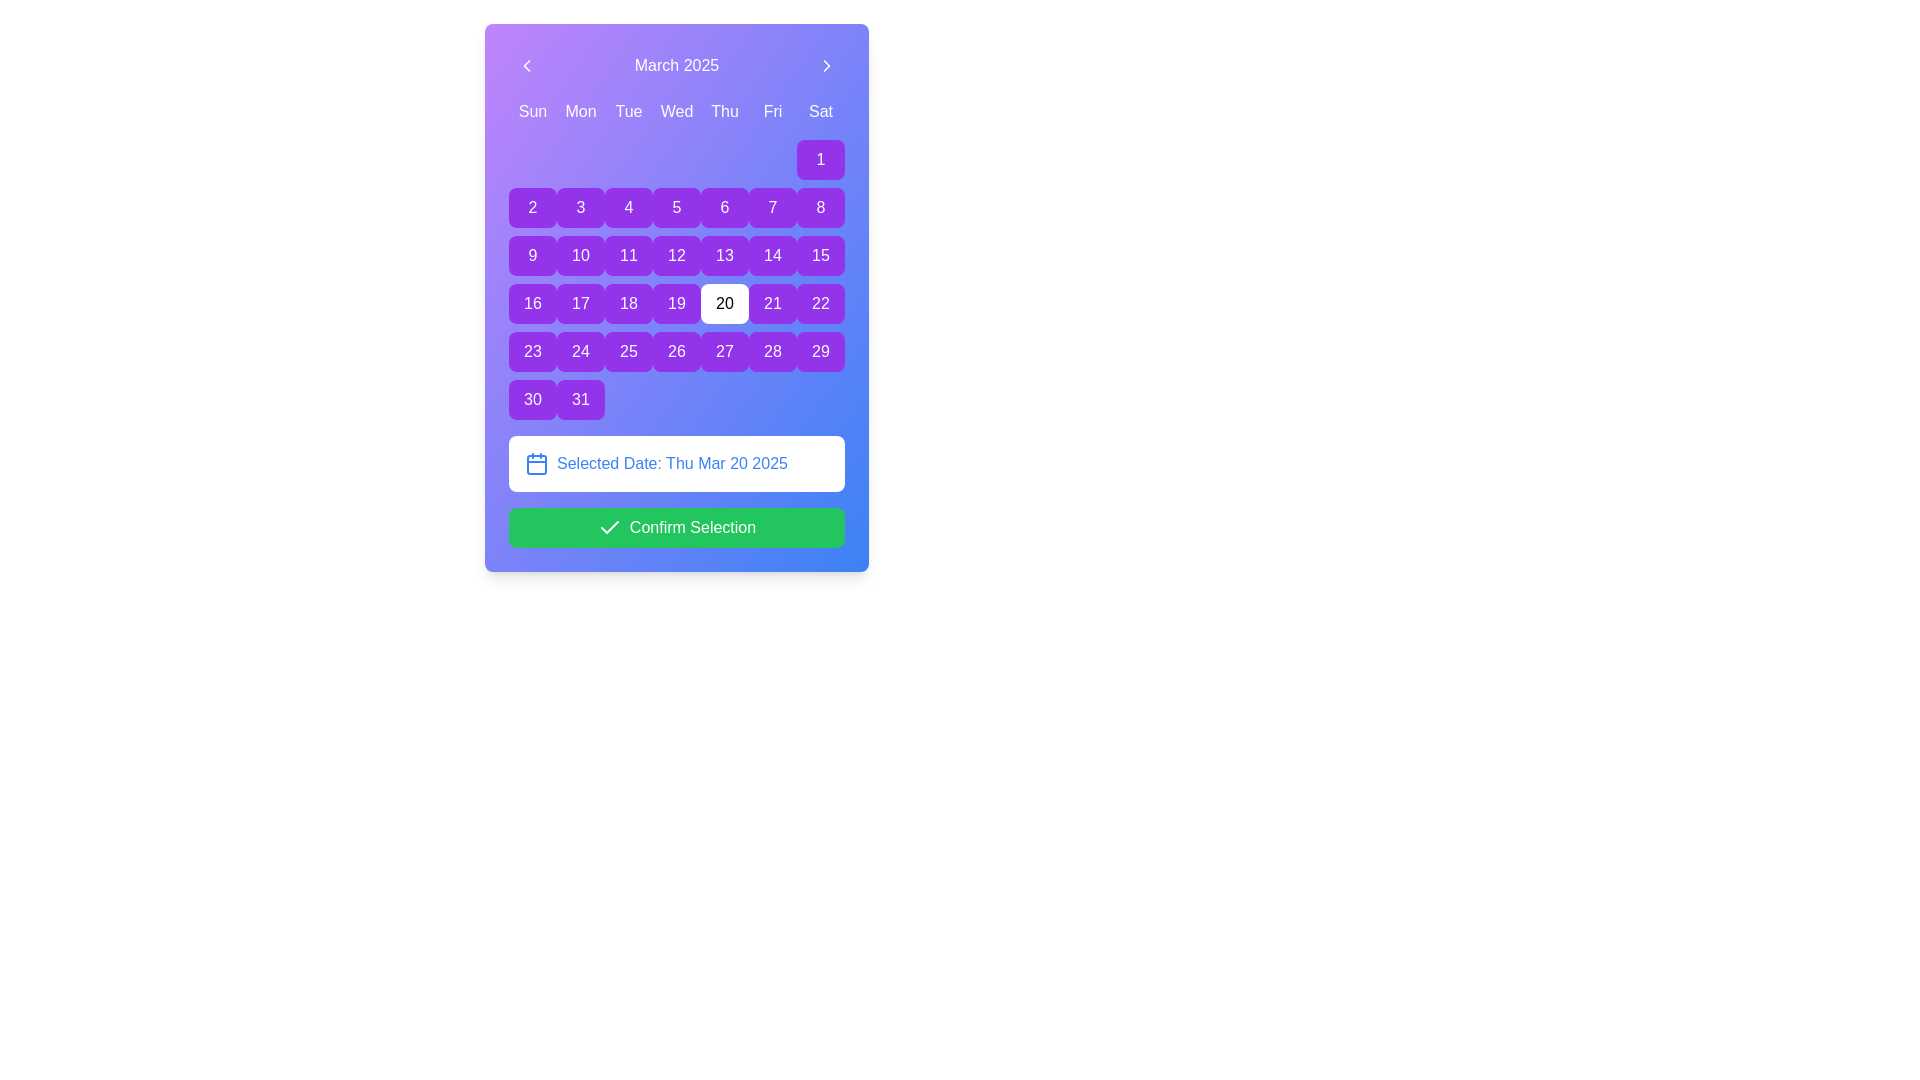 The width and height of the screenshot is (1920, 1080). Describe the element at coordinates (579, 350) in the screenshot. I see `the button displaying the number '24' against a purple rounded rectangle` at that location.